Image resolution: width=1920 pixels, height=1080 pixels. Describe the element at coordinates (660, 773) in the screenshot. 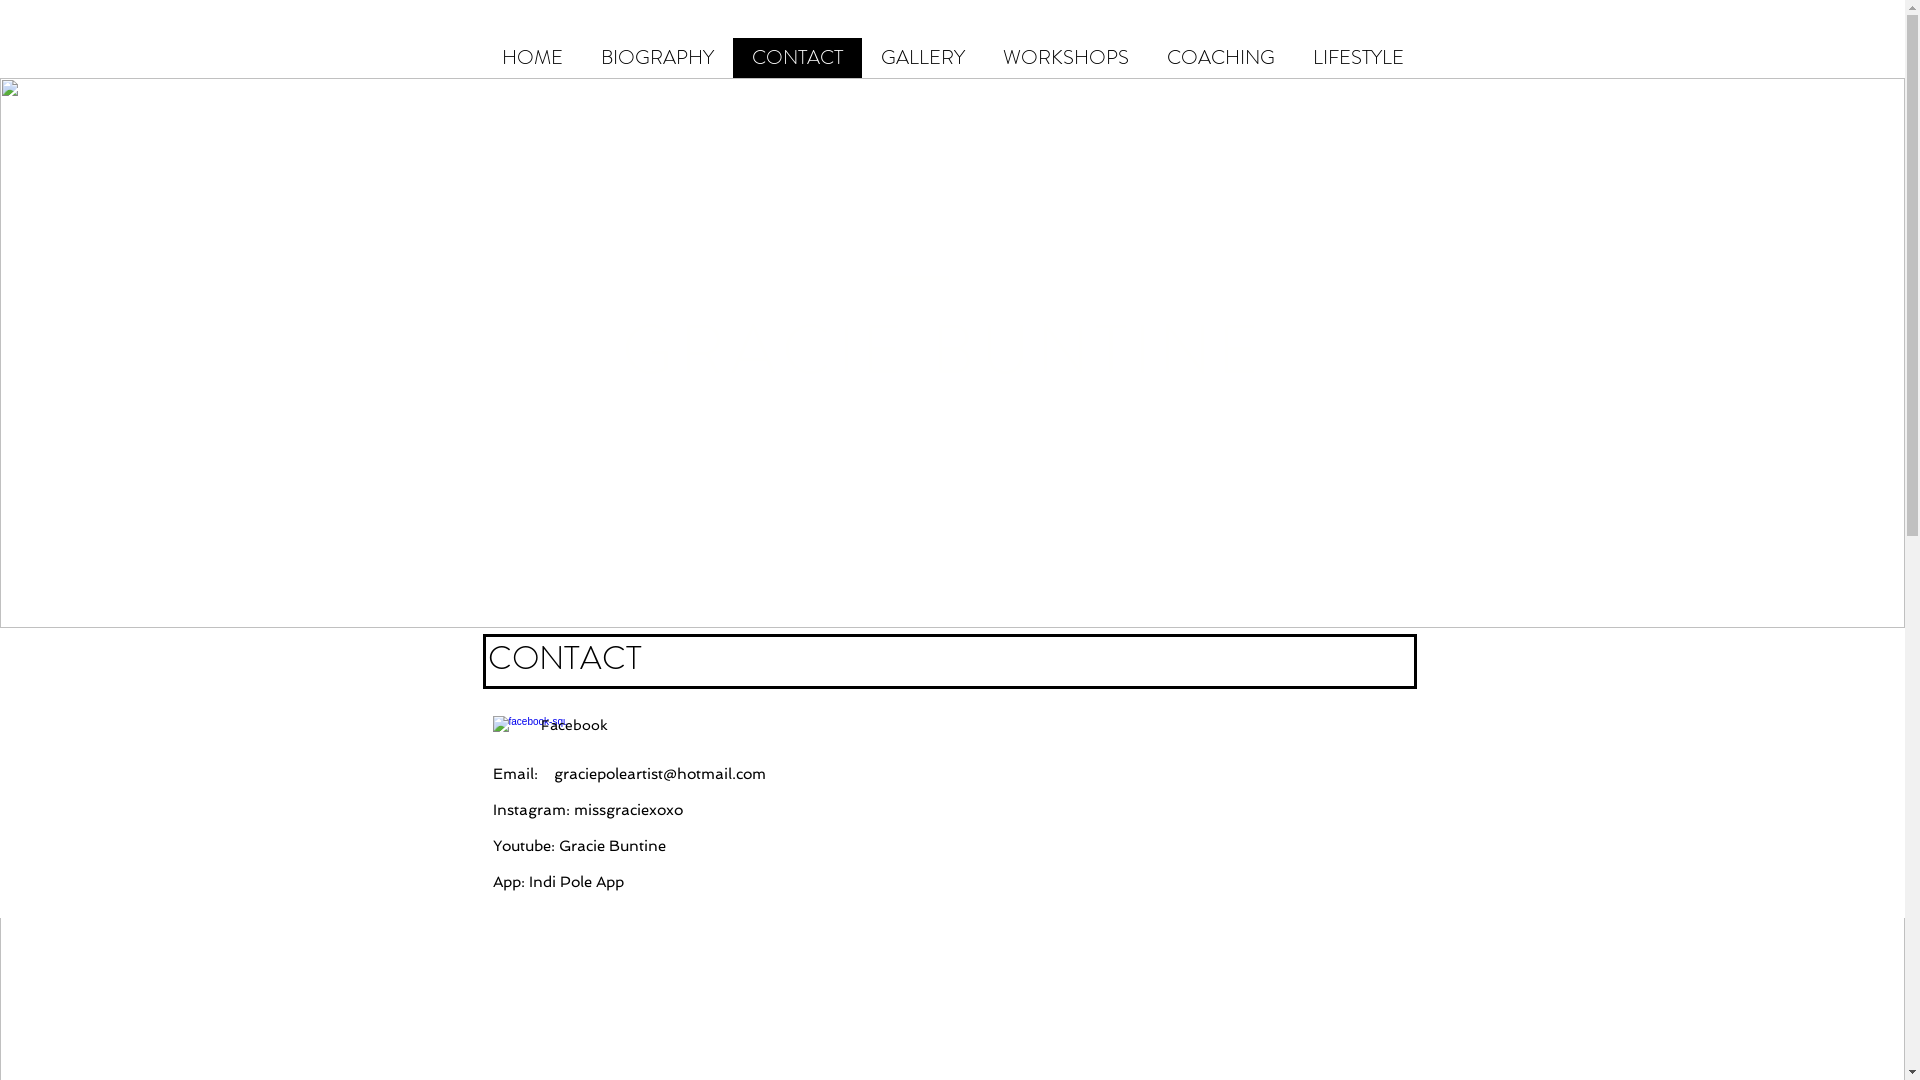

I see `'graciepoleartist@hotmail.com'` at that location.